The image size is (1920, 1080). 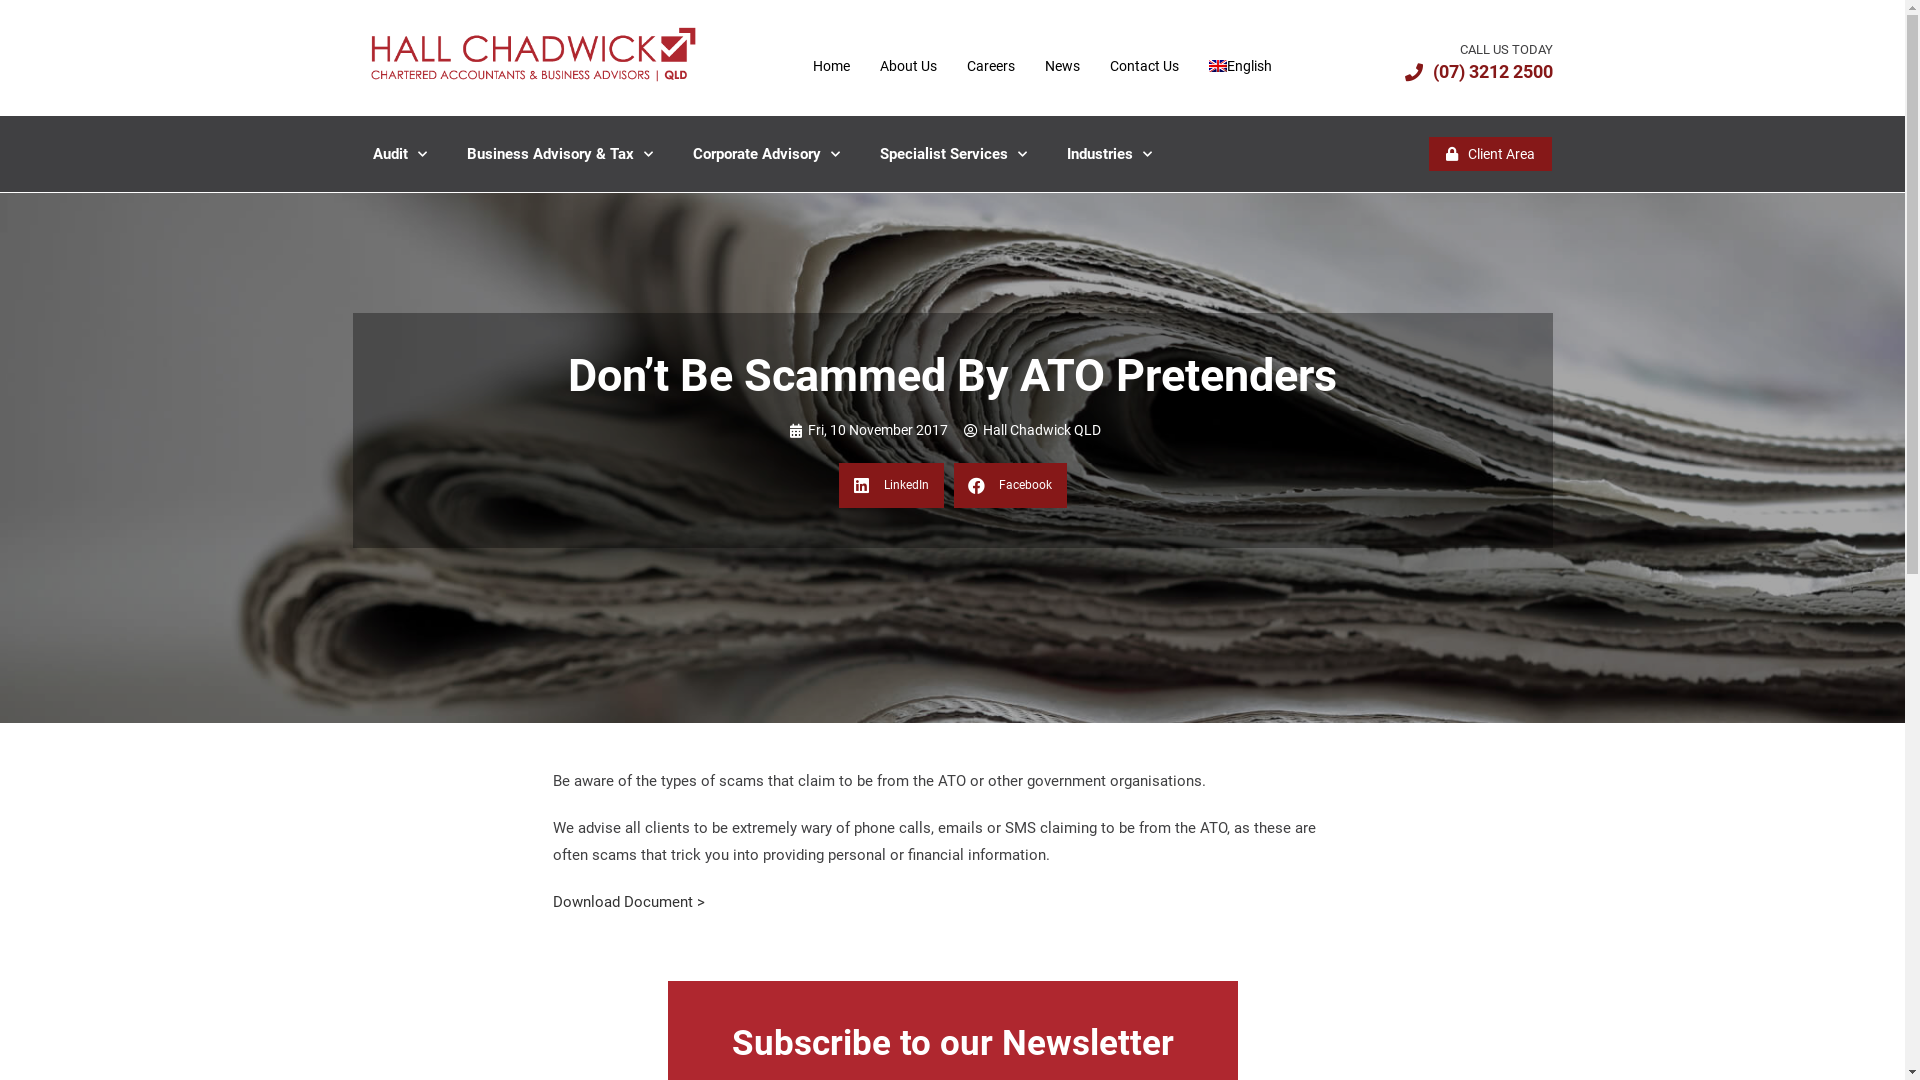 I want to click on 'Hall Chadwick QLD', so click(x=964, y=429).